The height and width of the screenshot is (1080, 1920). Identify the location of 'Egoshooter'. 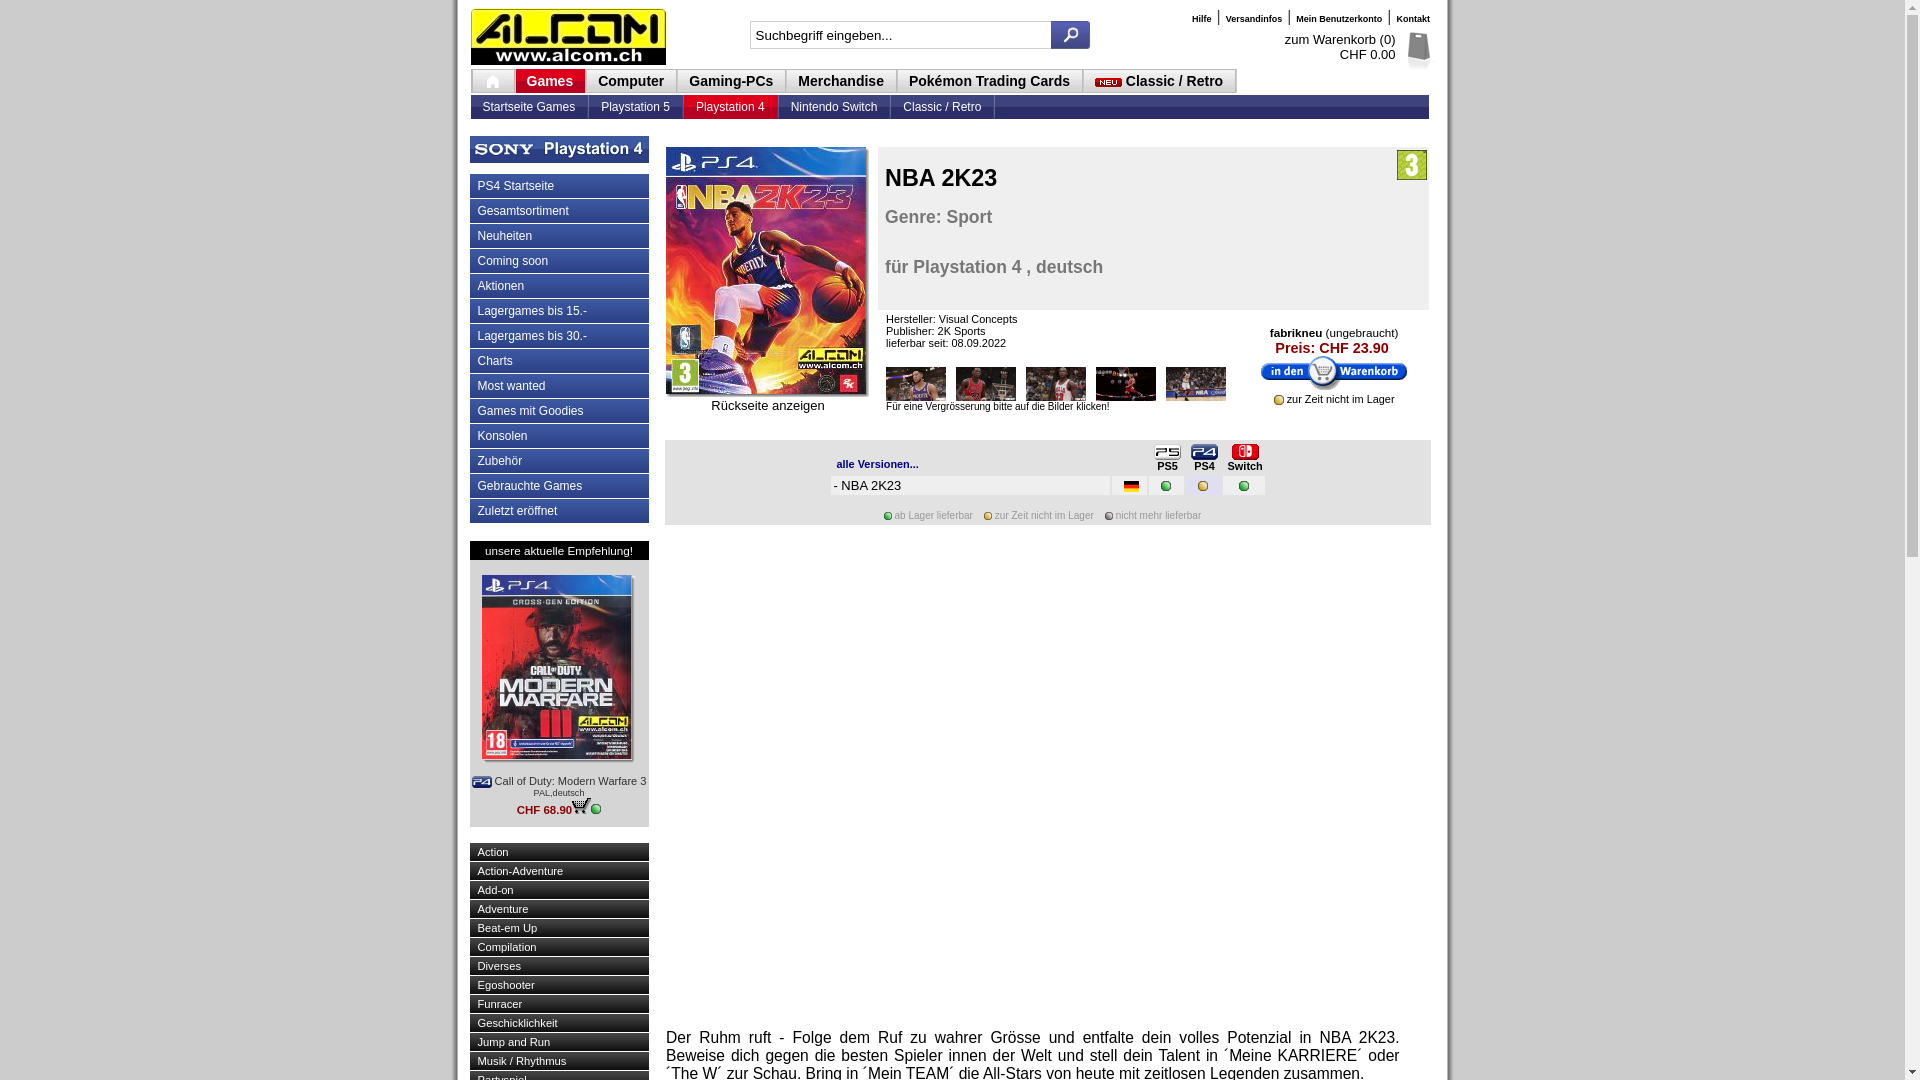
(469, 983).